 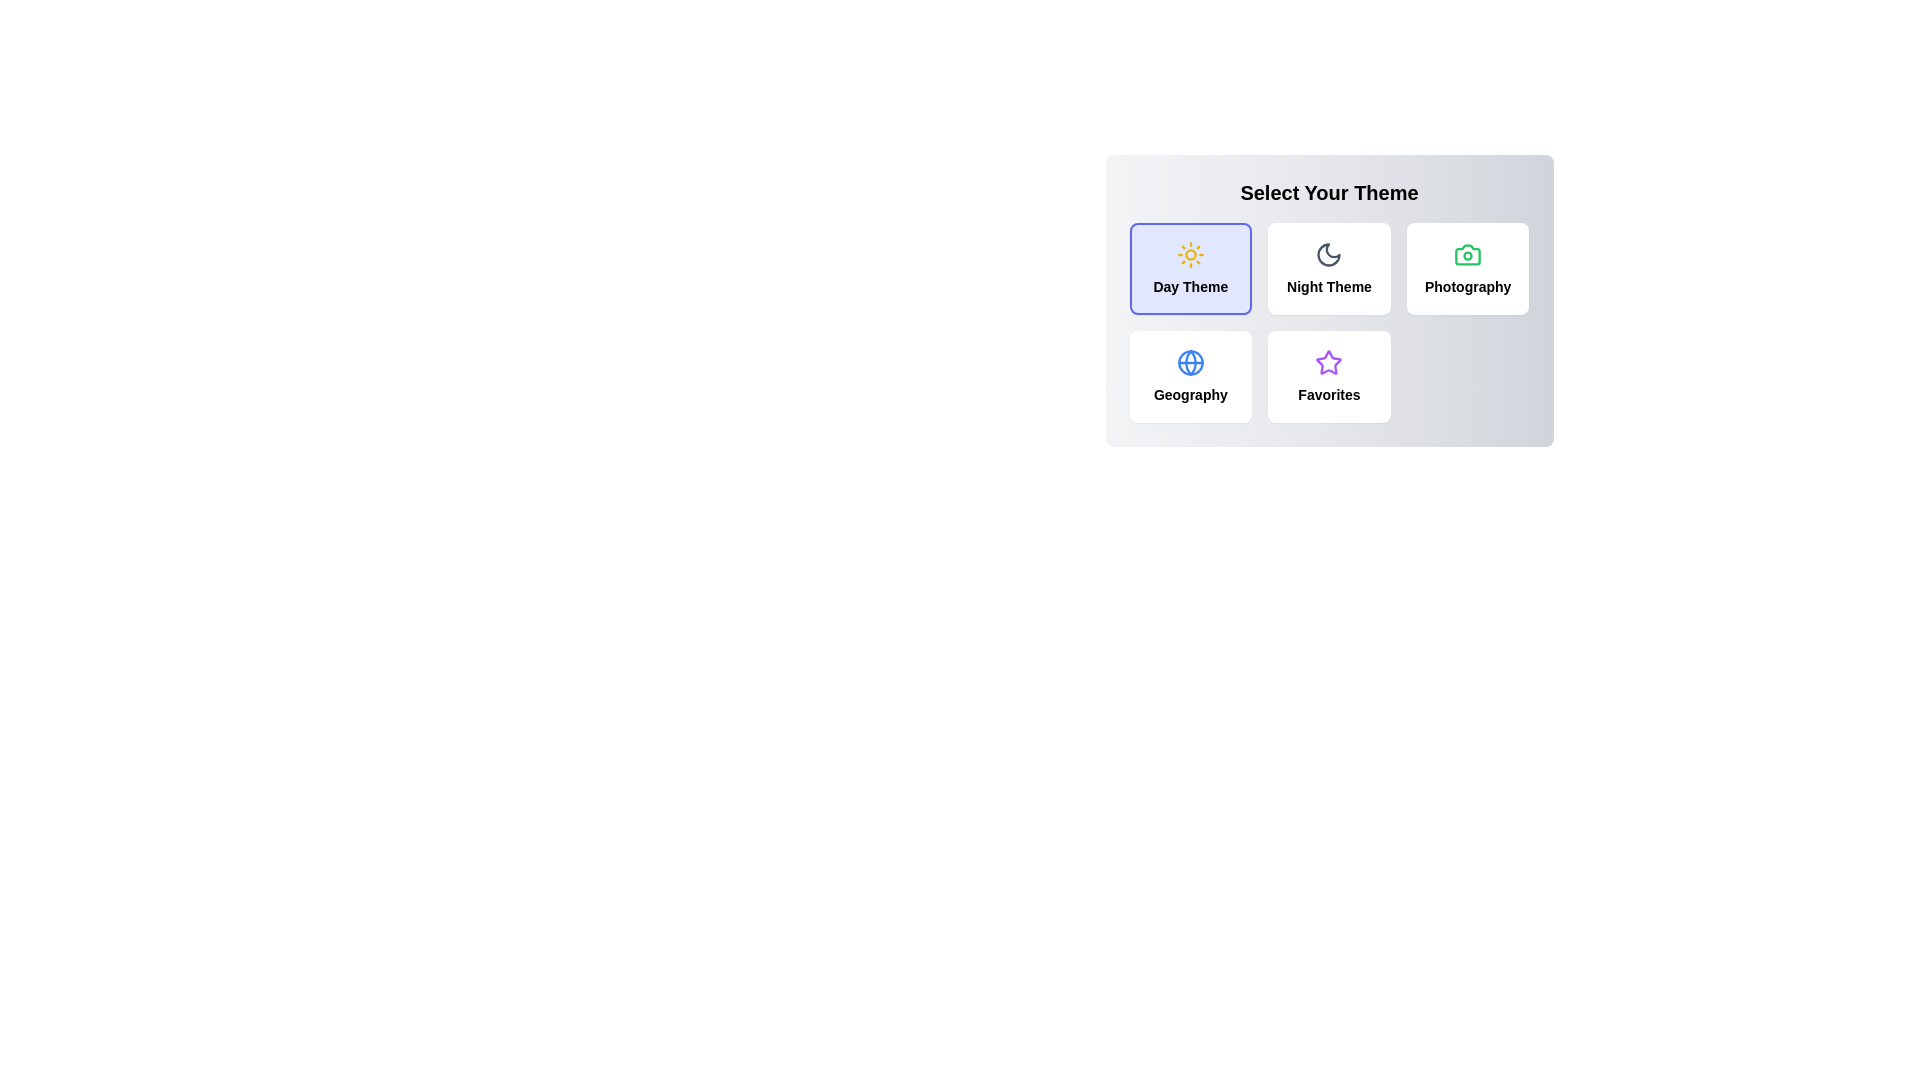 What do you see at coordinates (1468, 253) in the screenshot?
I see `the 'Photography' theme icon located in the top-right section of the 'Select Your Theme' dialog` at bounding box center [1468, 253].